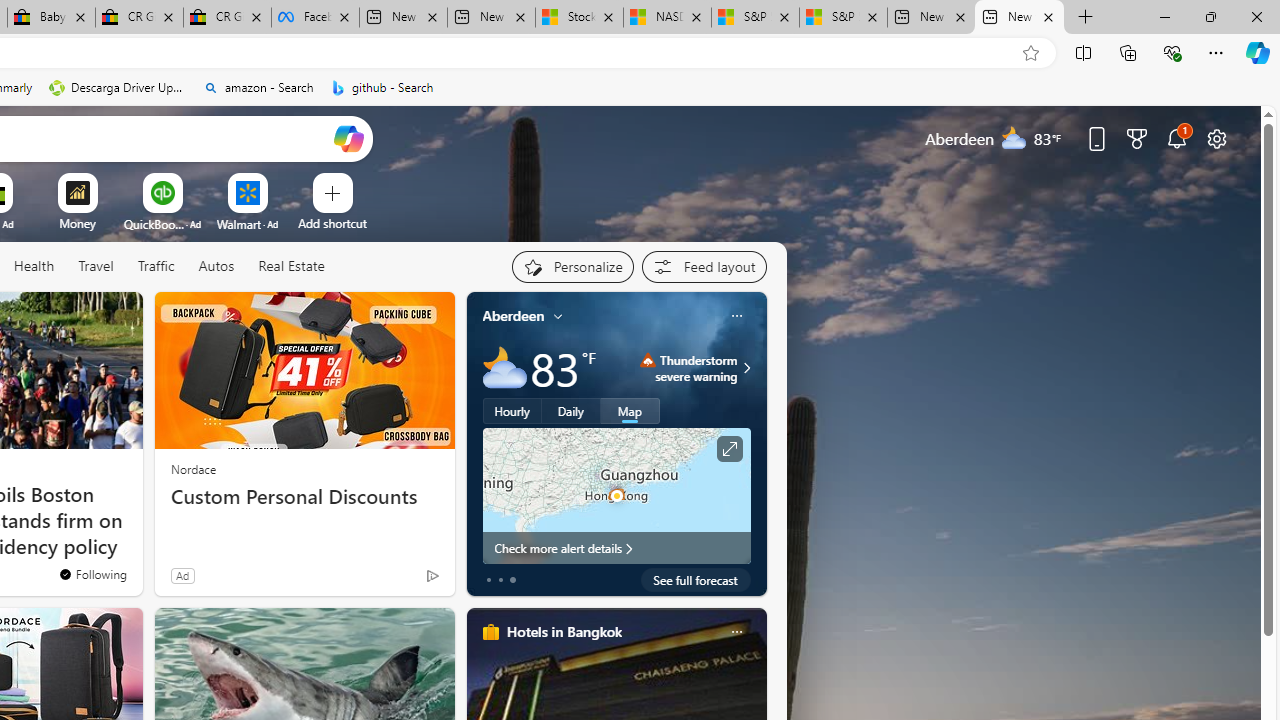  What do you see at coordinates (382, 87) in the screenshot?
I see `'github - Search'` at bounding box center [382, 87].